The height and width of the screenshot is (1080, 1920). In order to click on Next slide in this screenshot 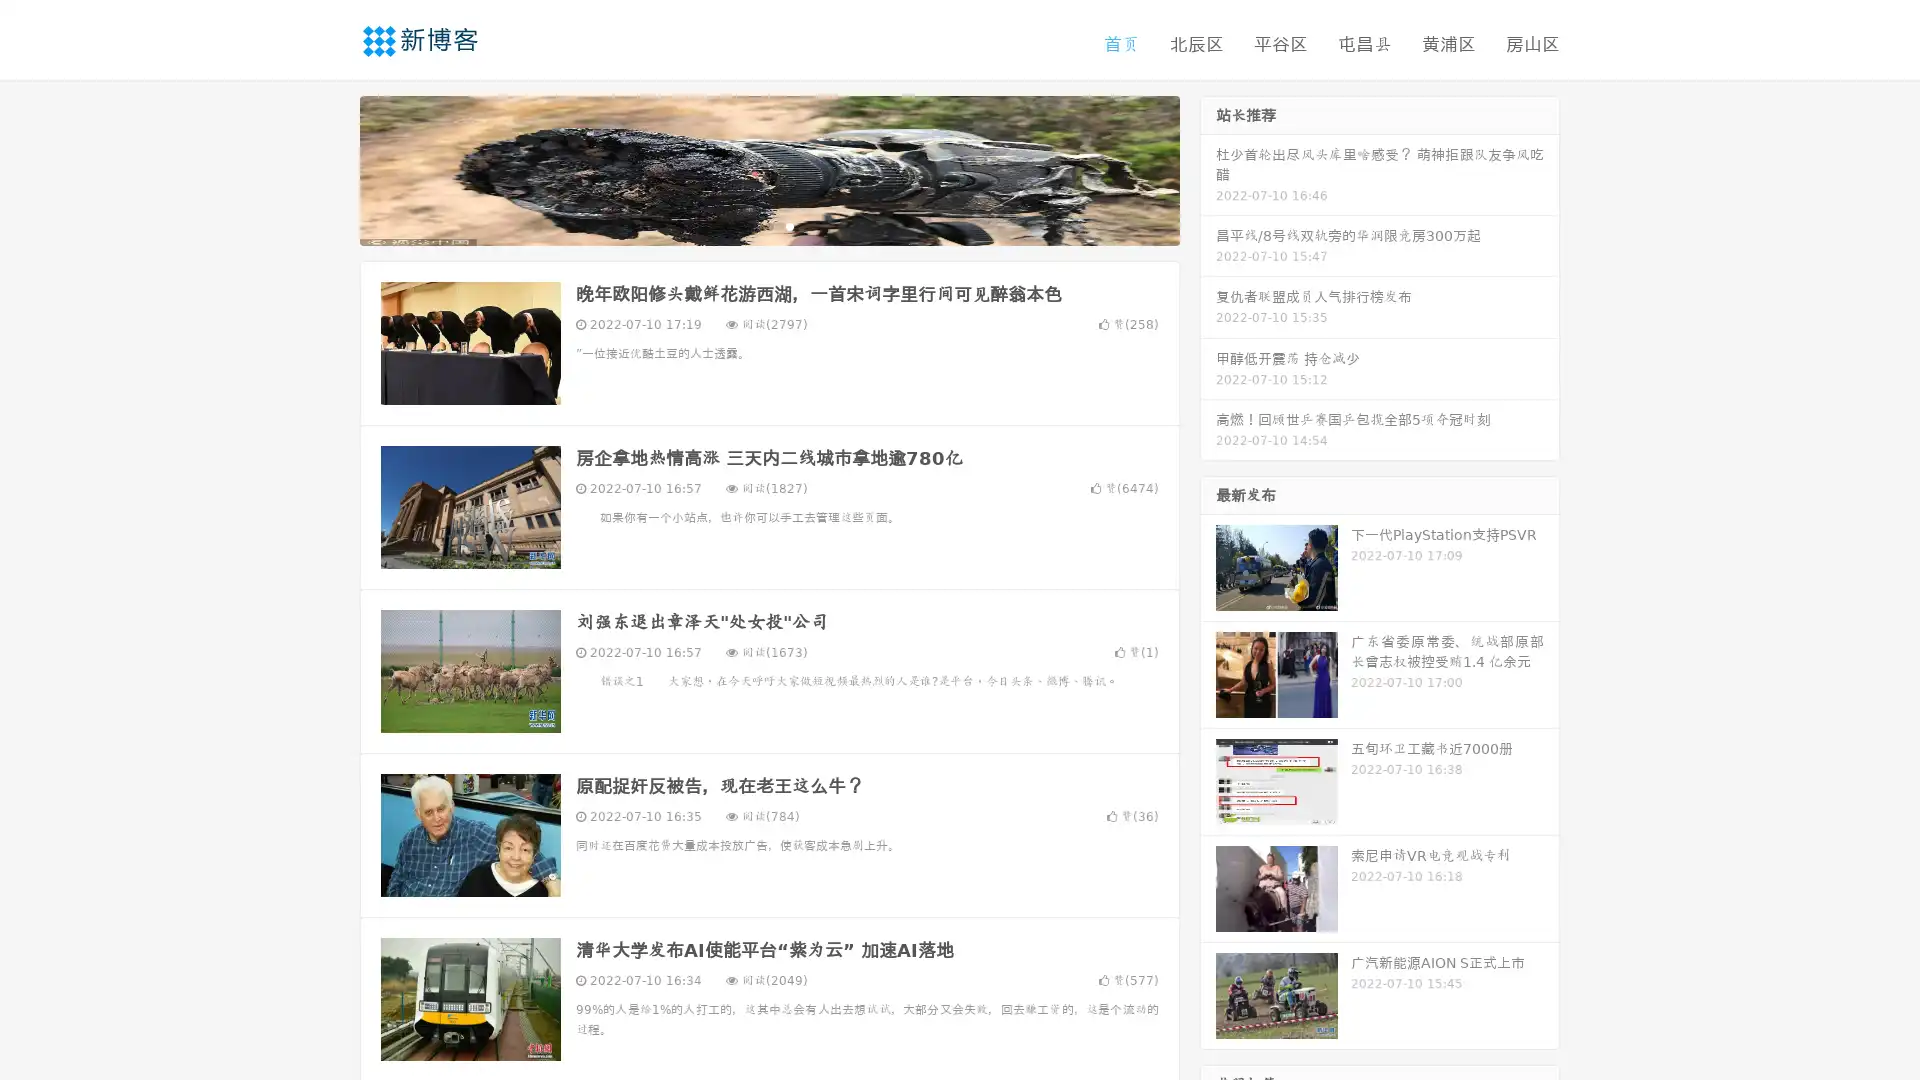, I will do `click(1208, 168)`.